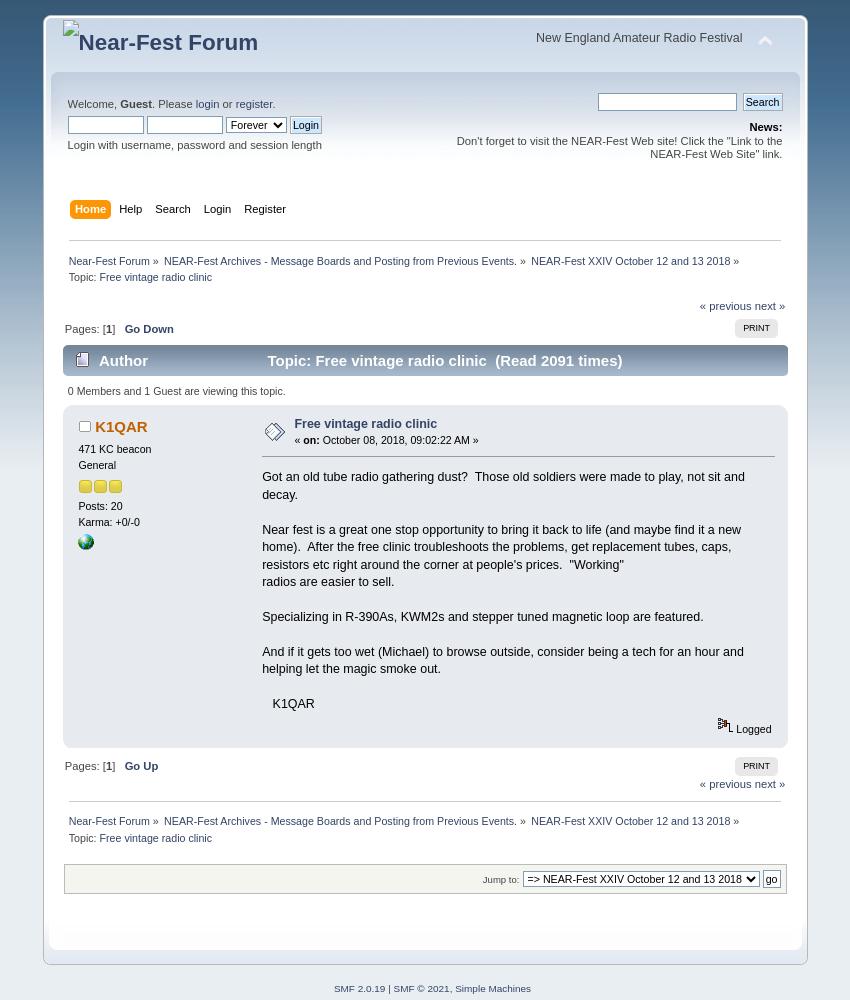  What do you see at coordinates (260, 546) in the screenshot?
I see `'Near fest is a great one stop opportunity to bring it back to life (and maybe find it a new home).  After the free clinic troubleshoots the problems, get replacement tubes, caps, resistors etc right around the corner at people's prices.  "Working"'` at bounding box center [260, 546].